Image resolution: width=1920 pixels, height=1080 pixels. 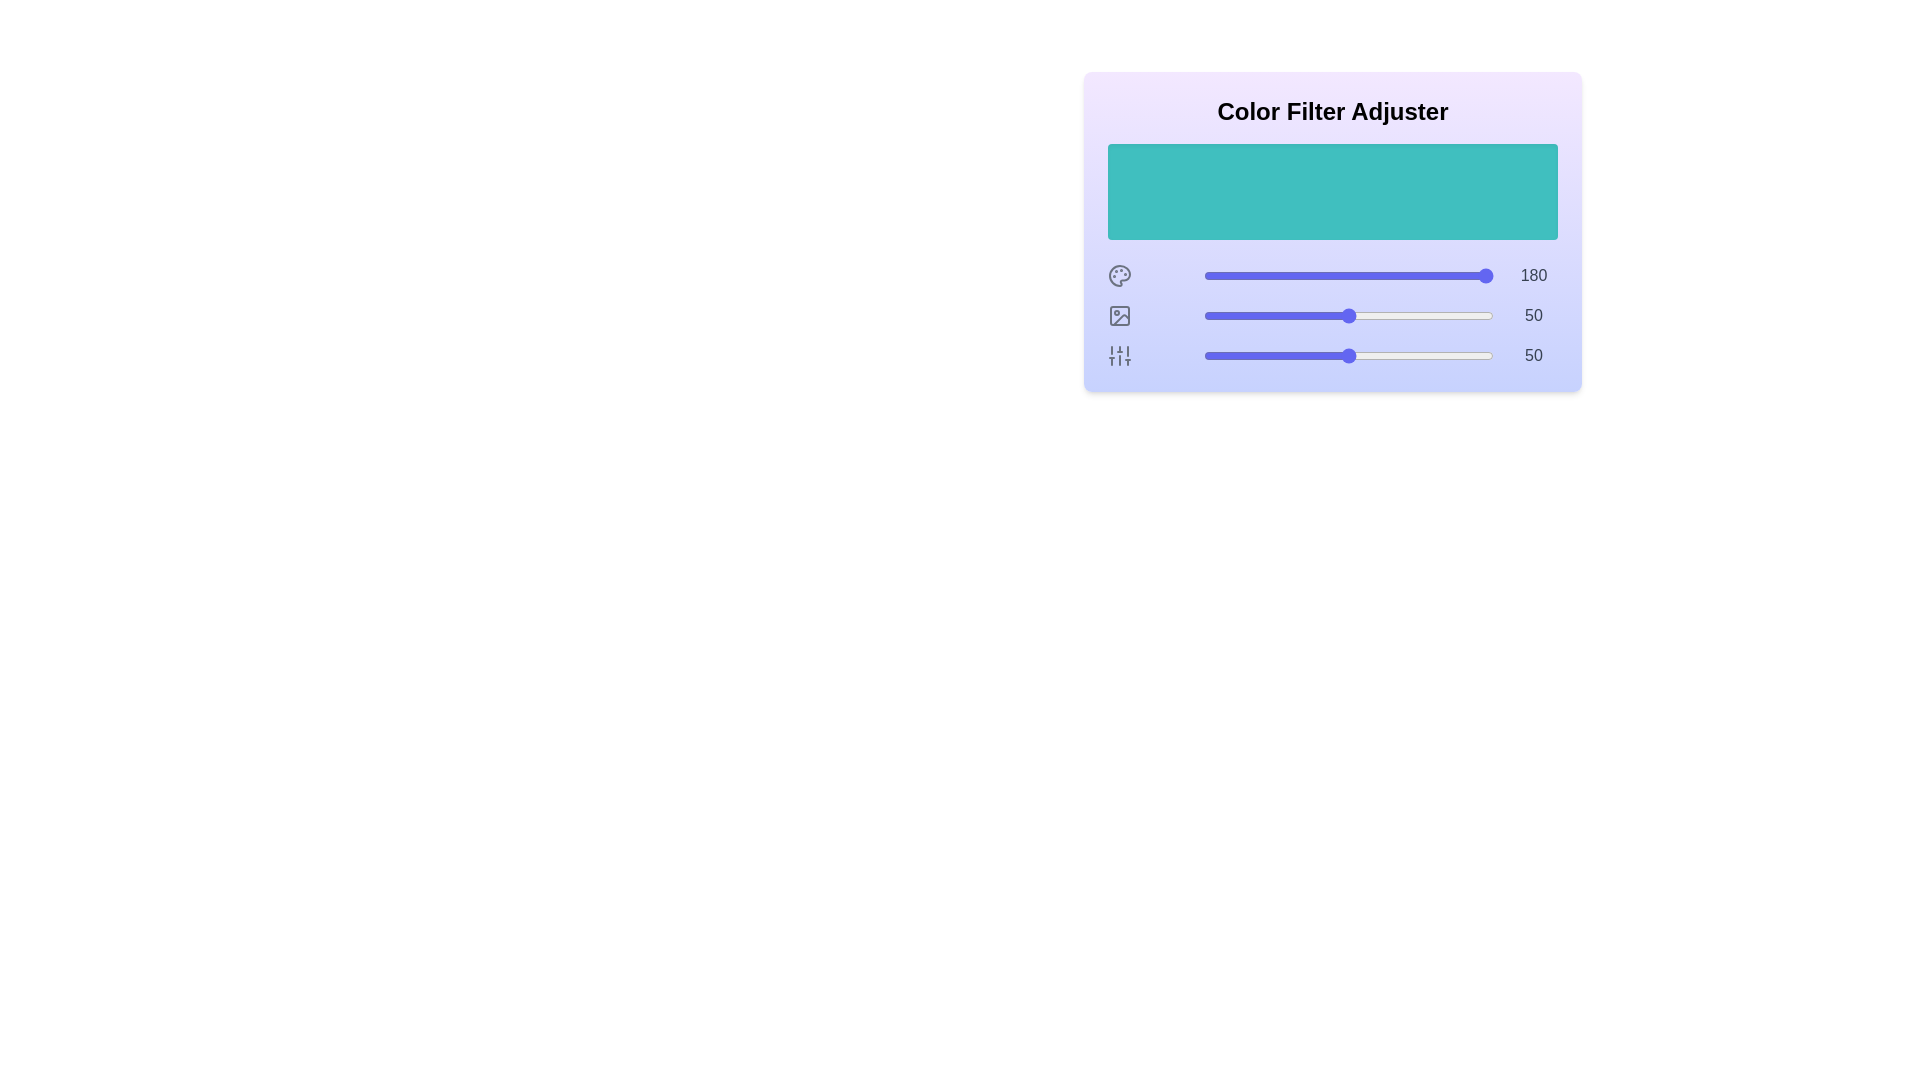 What do you see at coordinates (1334, 315) in the screenshot?
I see `the saturation slider to set the saturation to 45%` at bounding box center [1334, 315].